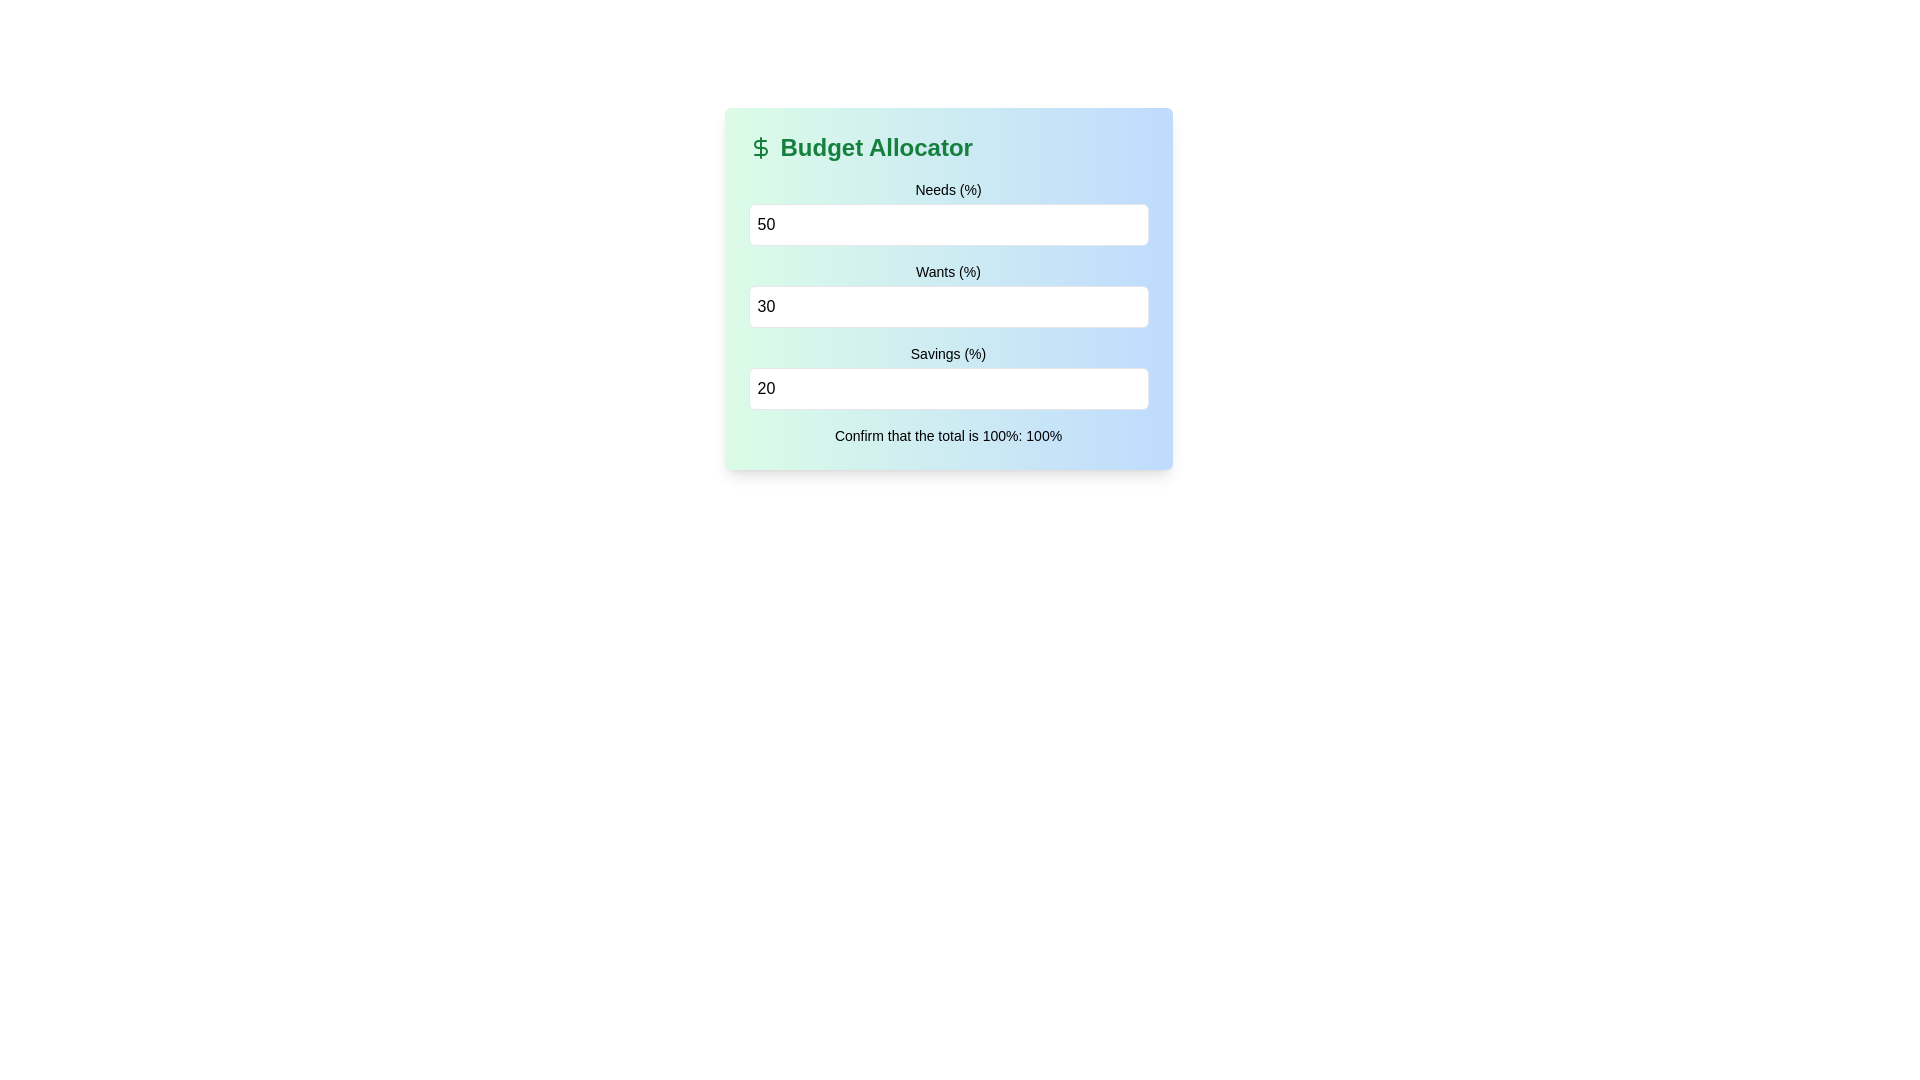 This screenshot has height=1080, width=1920. What do you see at coordinates (947, 212) in the screenshot?
I see `on the labeled numeric input field with the label 'Needs (%)'` at bounding box center [947, 212].